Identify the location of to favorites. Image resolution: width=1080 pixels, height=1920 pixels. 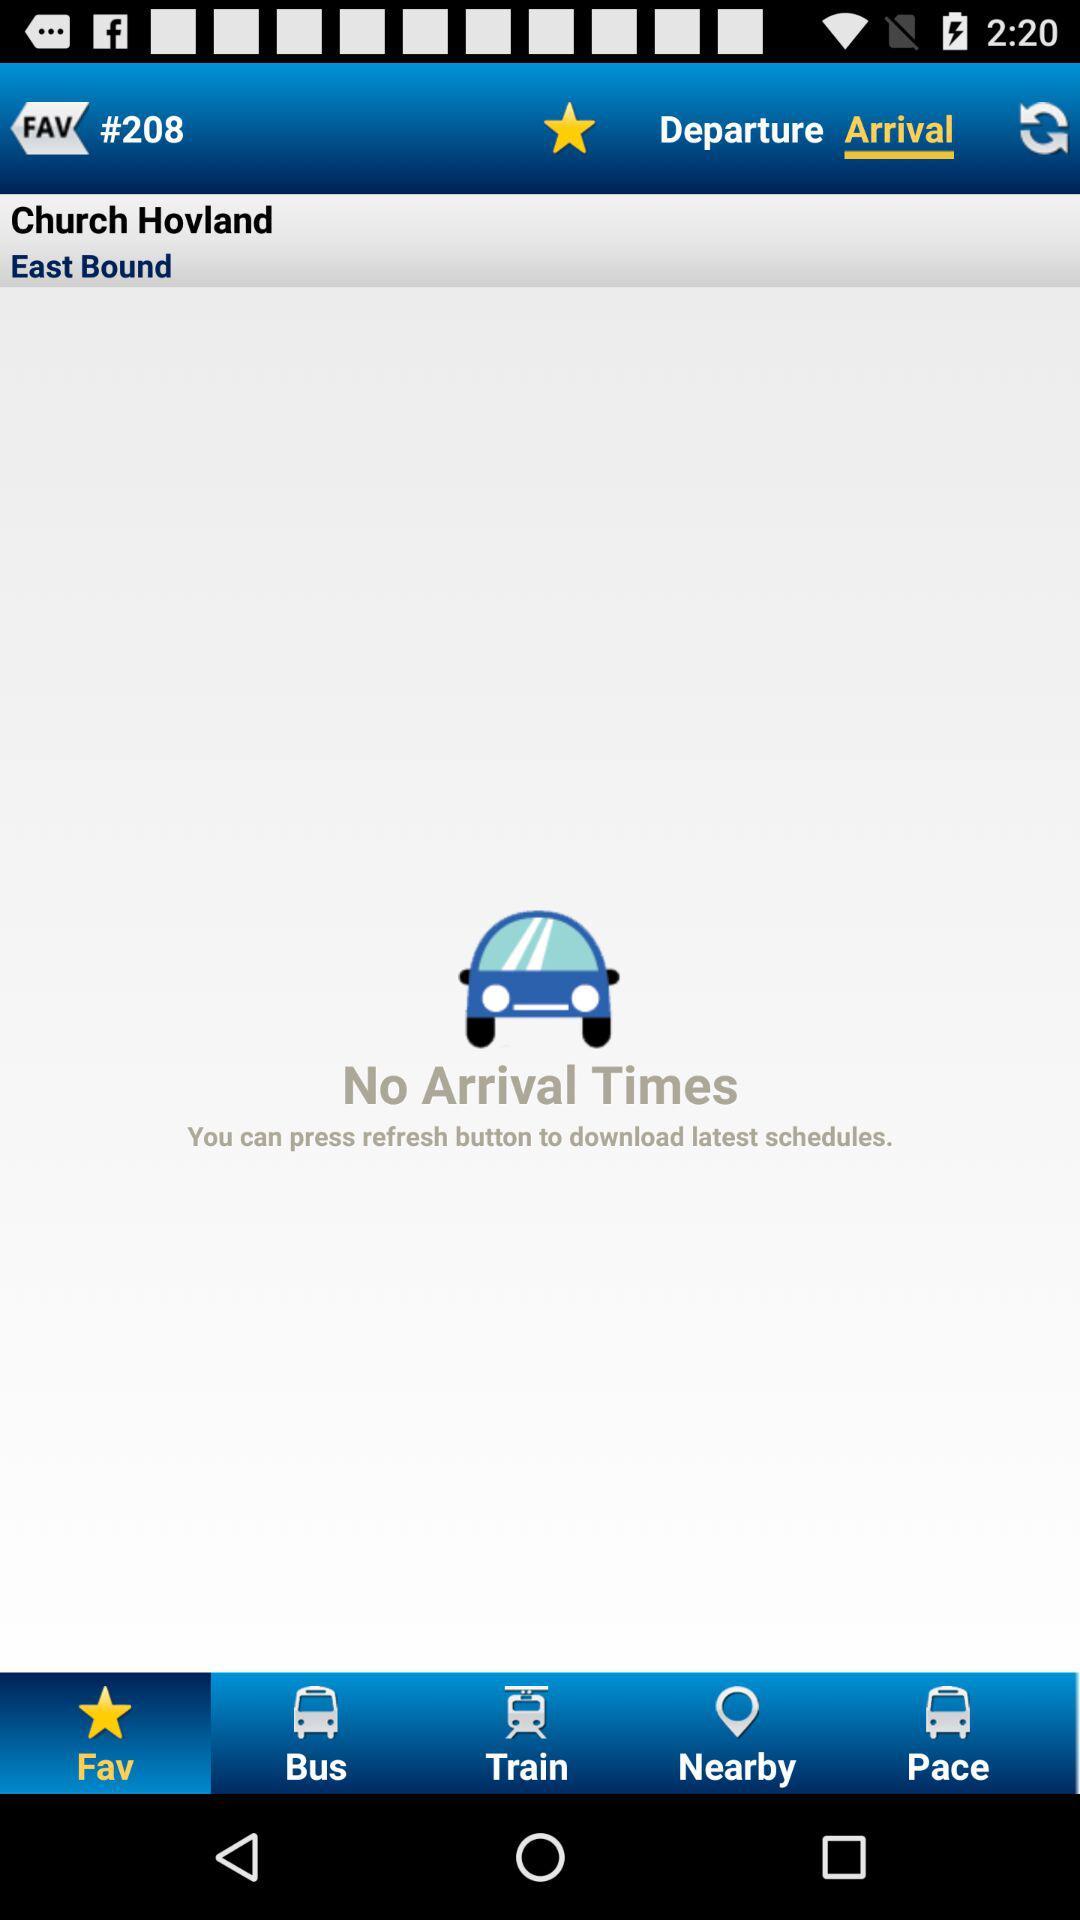
(48, 127).